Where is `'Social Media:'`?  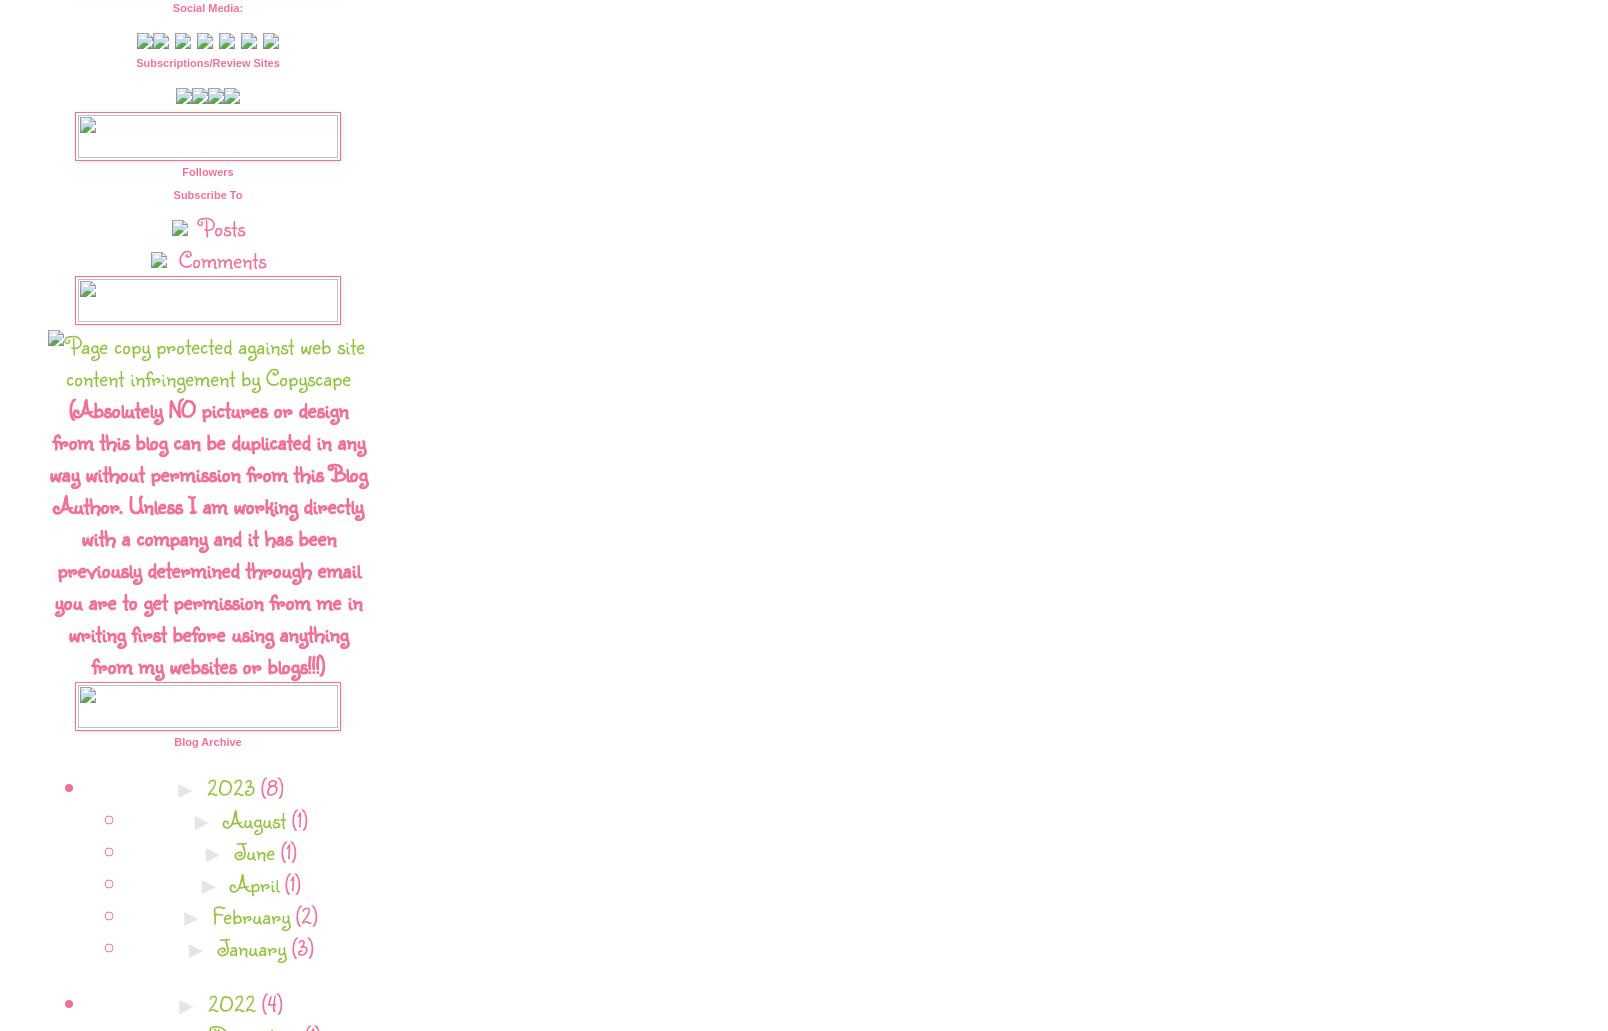
'Social Media:' is located at coordinates (207, 7).